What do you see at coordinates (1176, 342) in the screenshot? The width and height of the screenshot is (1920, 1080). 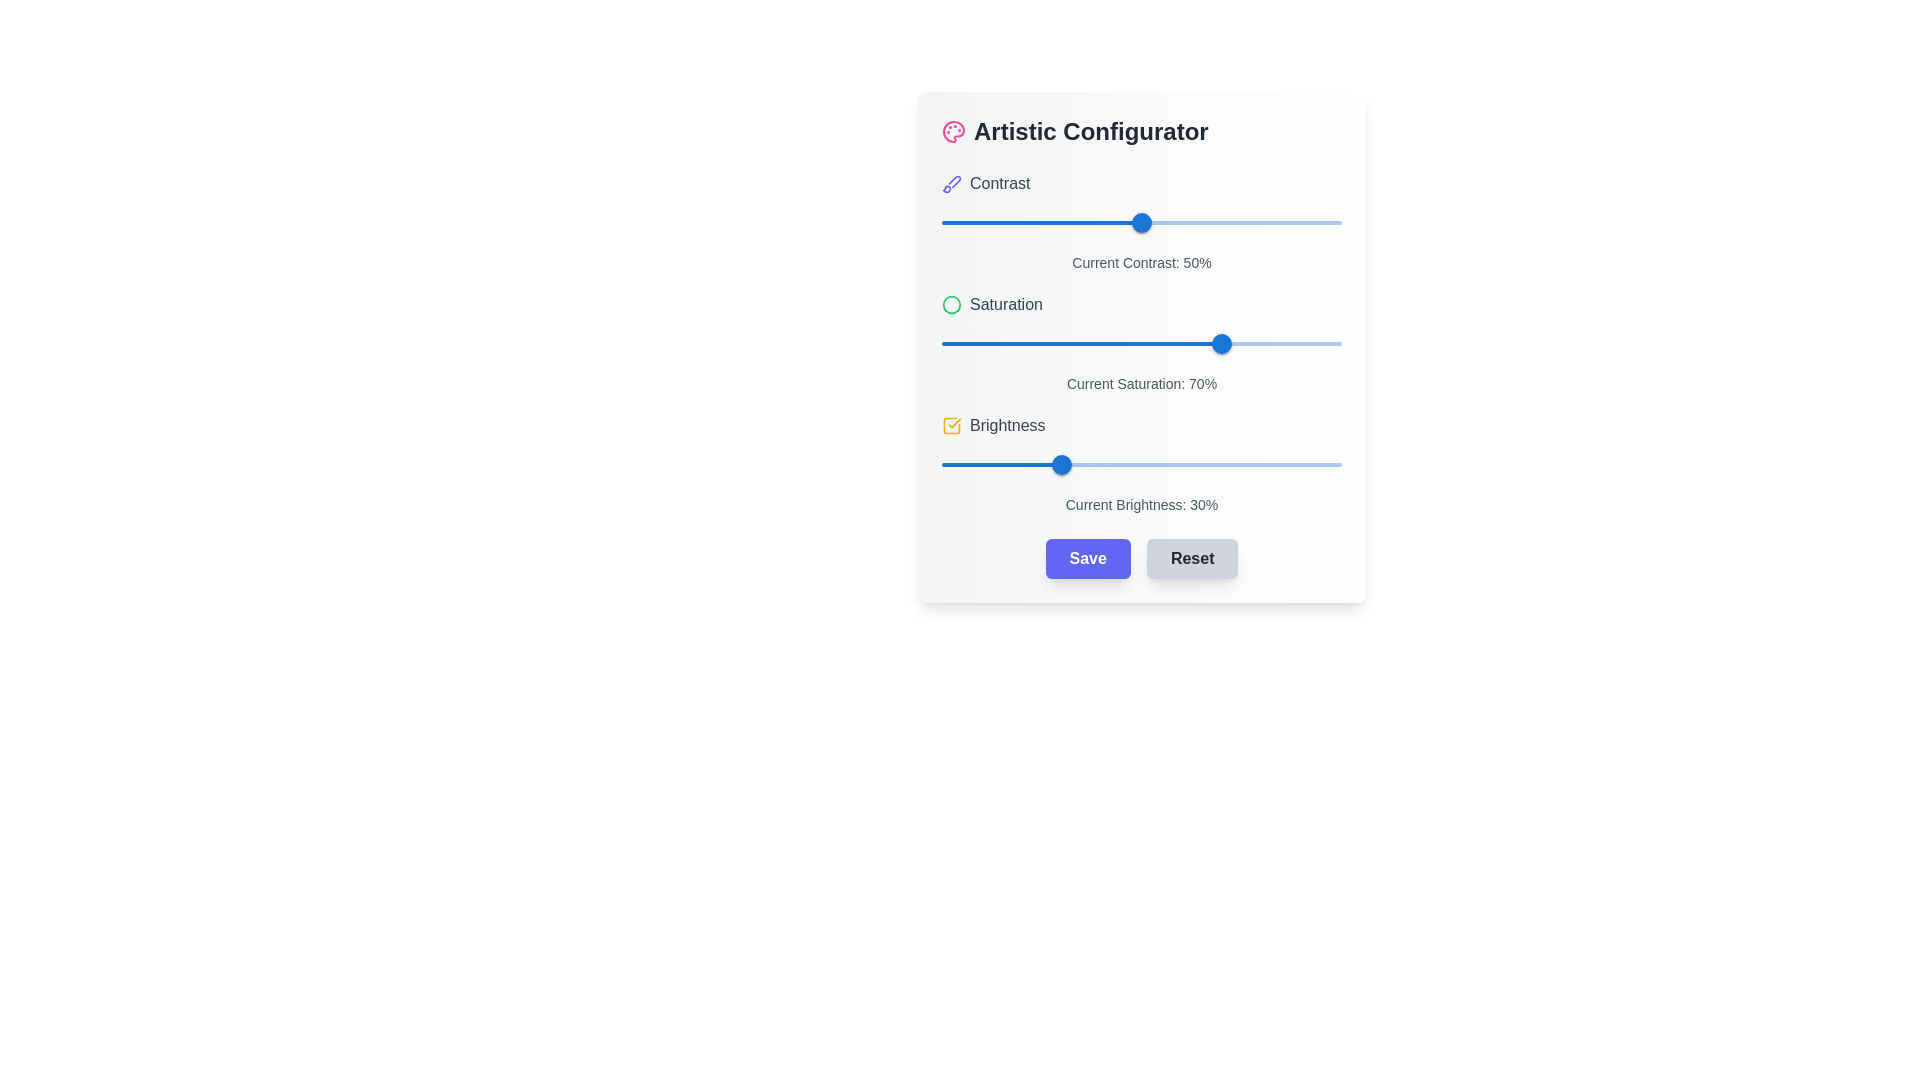 I see `saturation` at bounding box center [1176, 342].